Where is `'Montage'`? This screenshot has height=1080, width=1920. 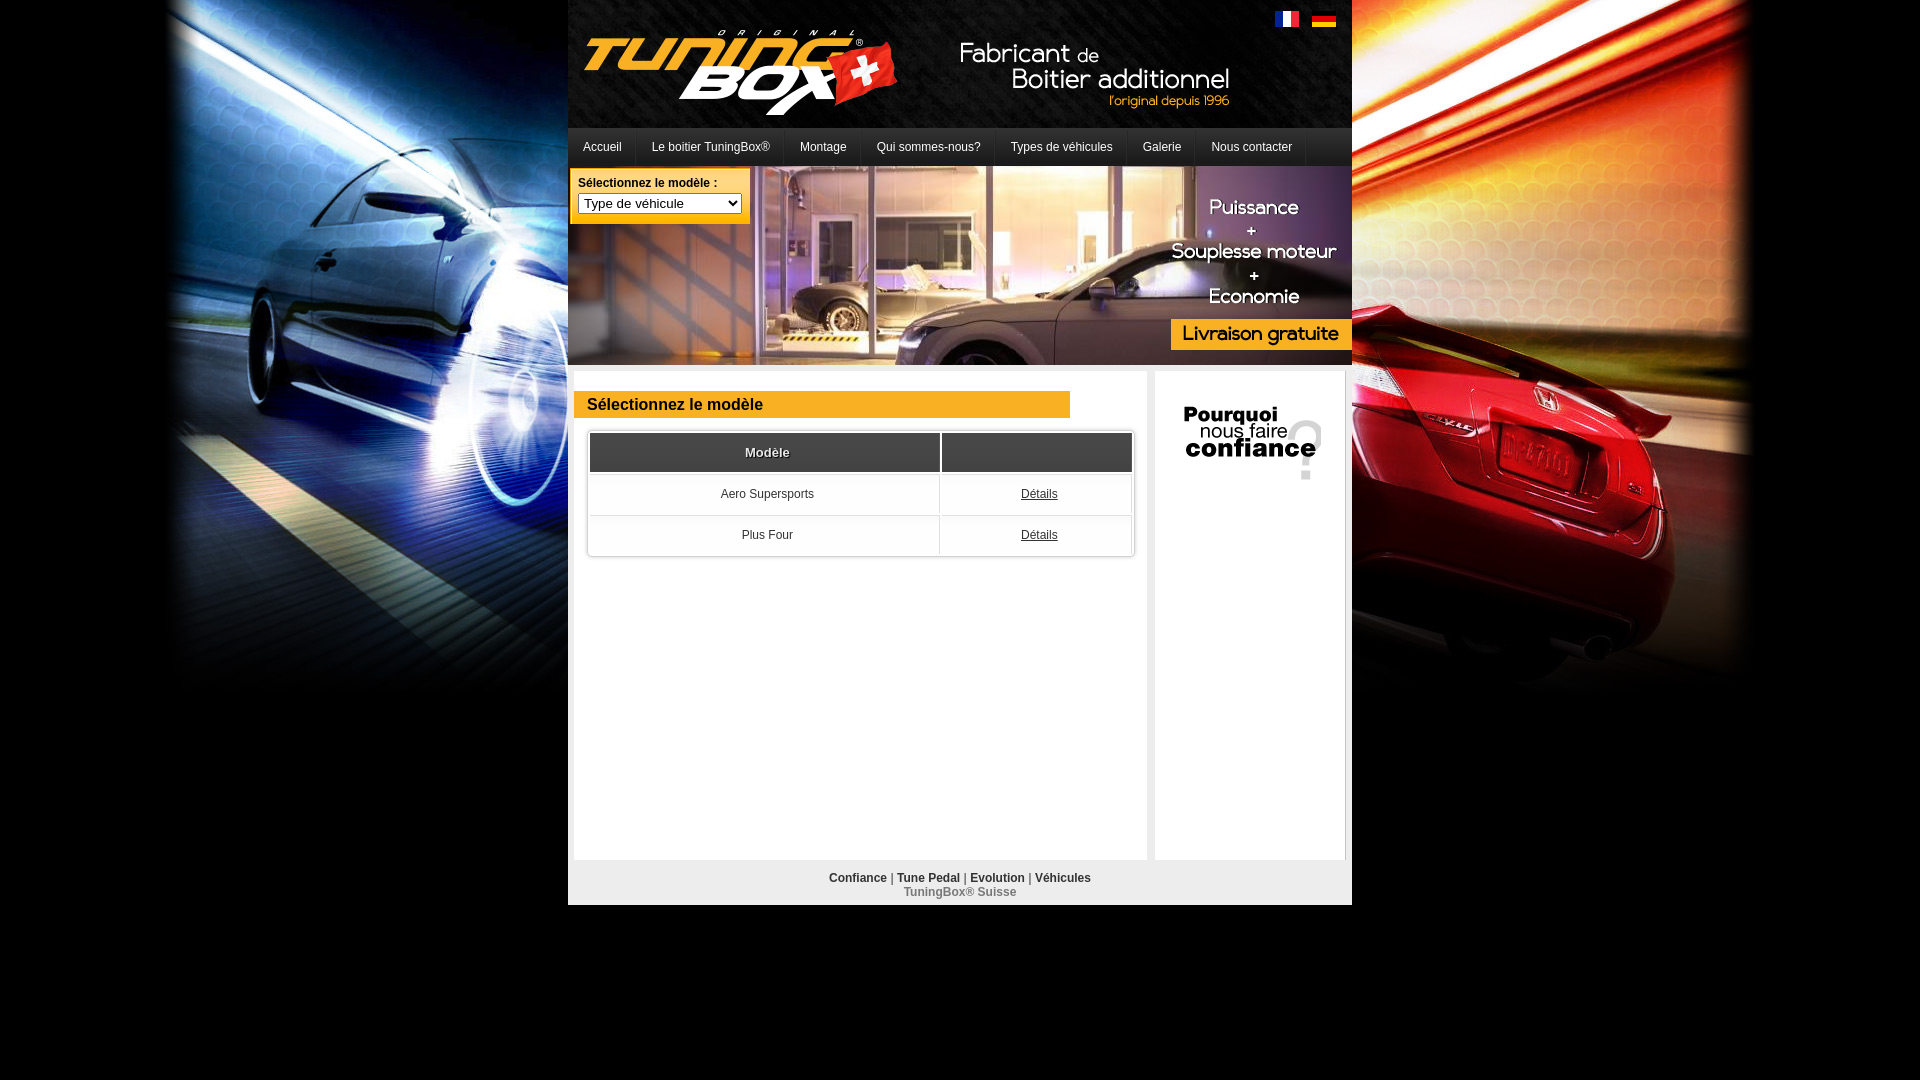
'Montage' is located at coordinates (823, 145).